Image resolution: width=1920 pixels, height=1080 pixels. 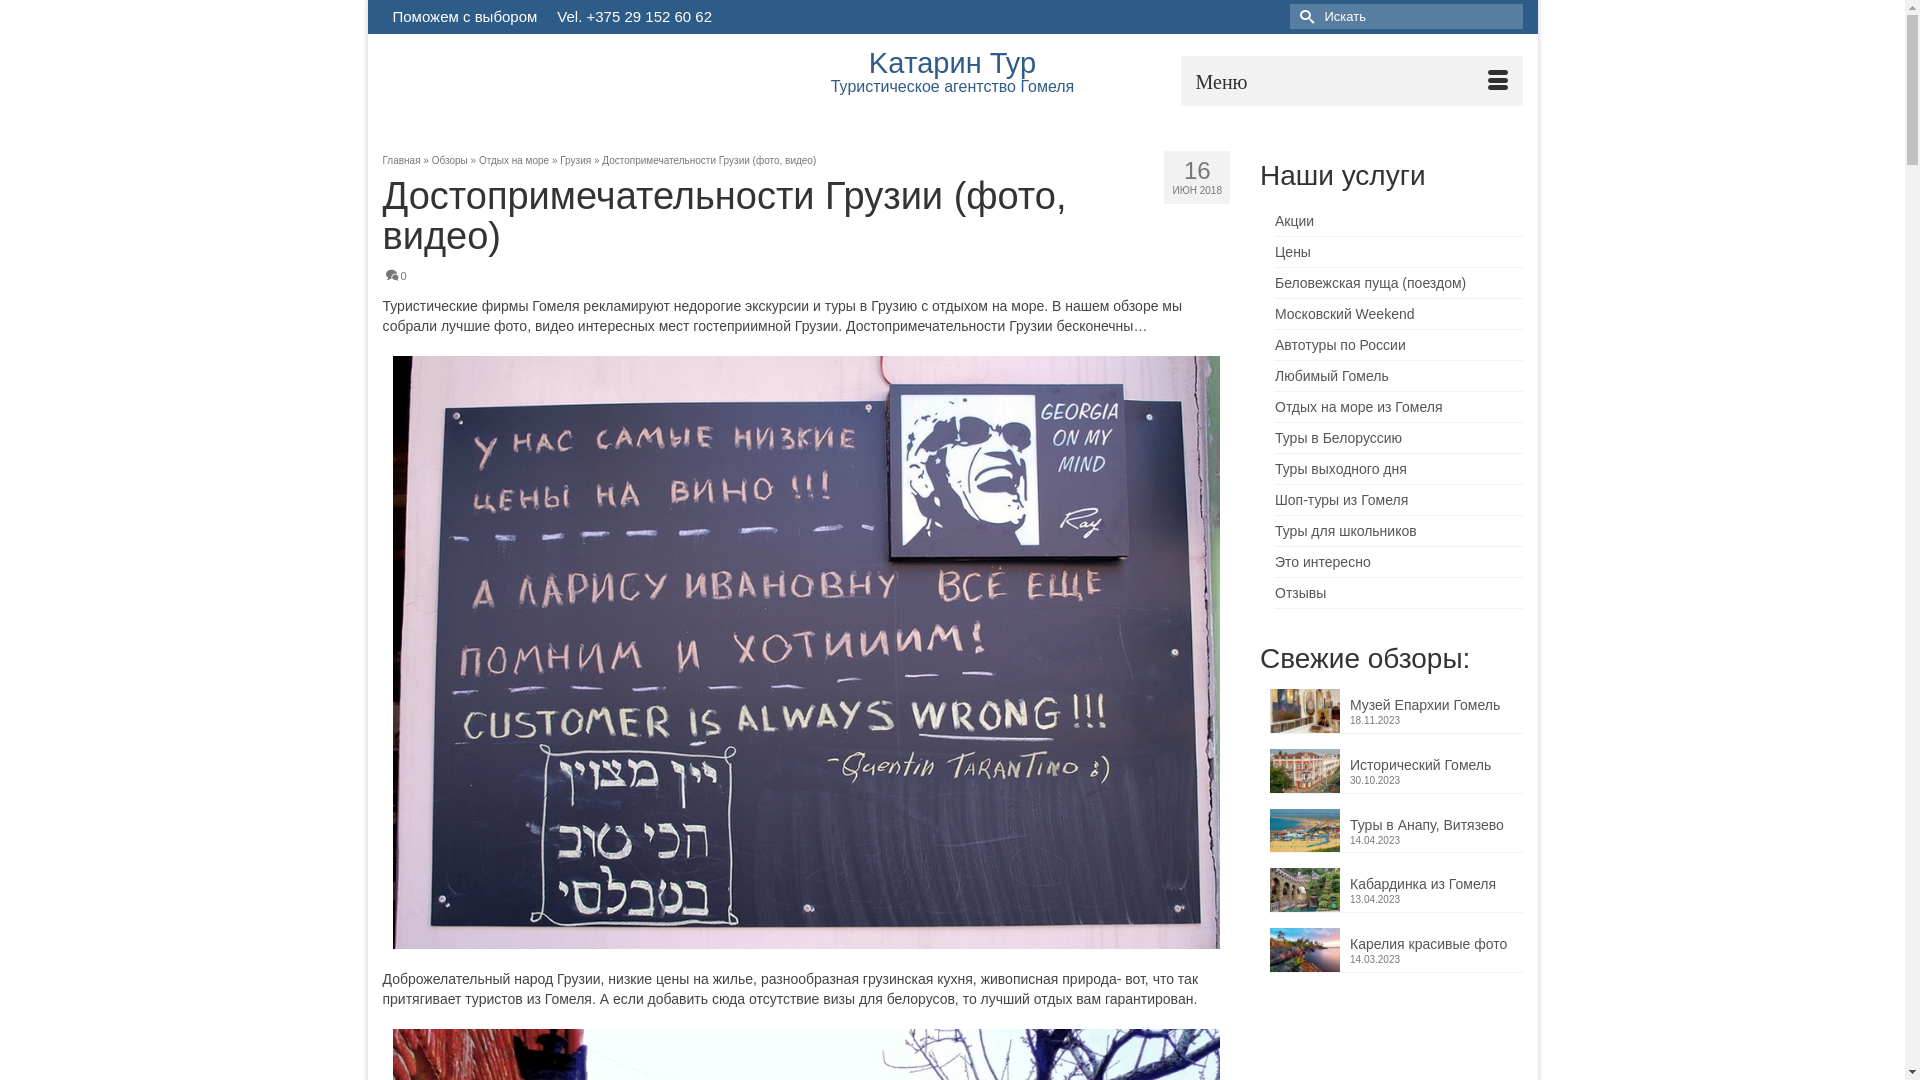 I want to click on '0', so click(x=396, y=276).